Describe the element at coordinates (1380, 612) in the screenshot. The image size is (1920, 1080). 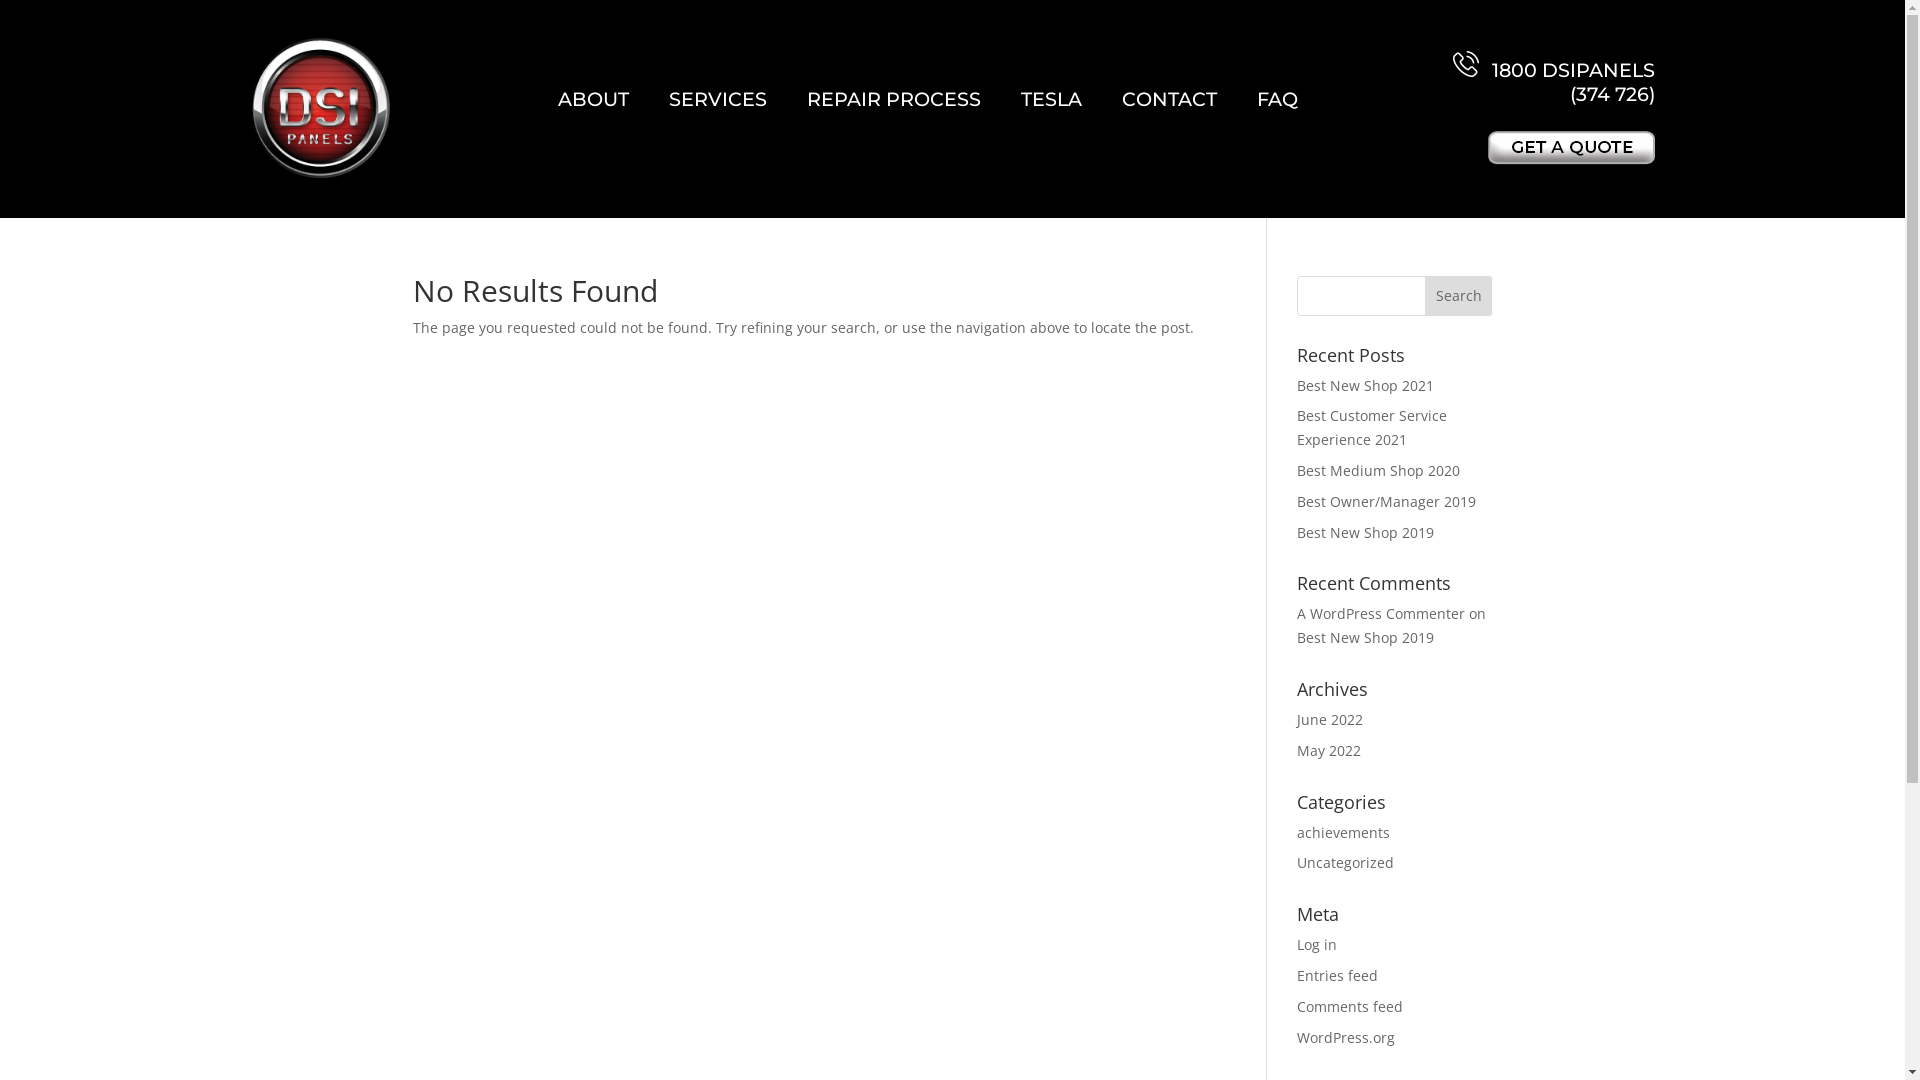
I see `'A WordPress Commenter'` at that location.